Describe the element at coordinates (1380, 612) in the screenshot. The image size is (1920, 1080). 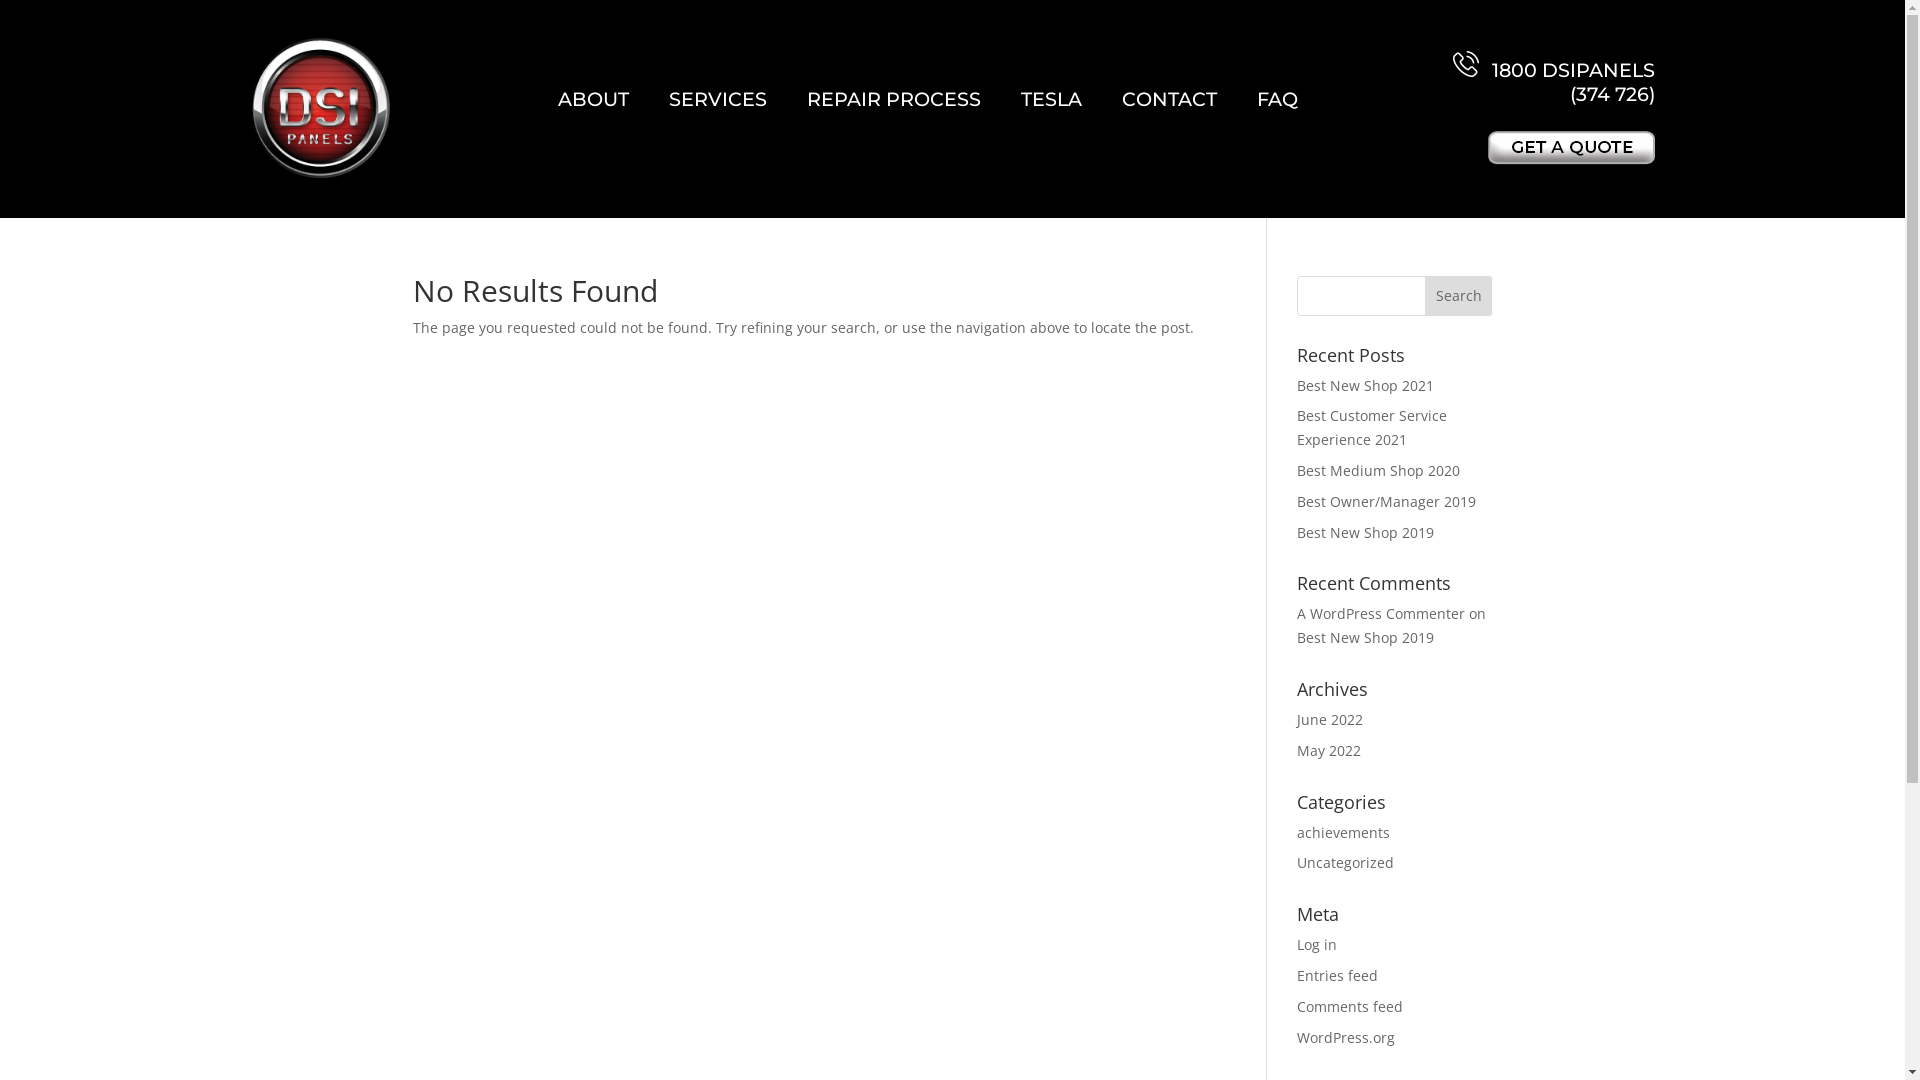
I see `'A WordPress Commenter'` at that location.